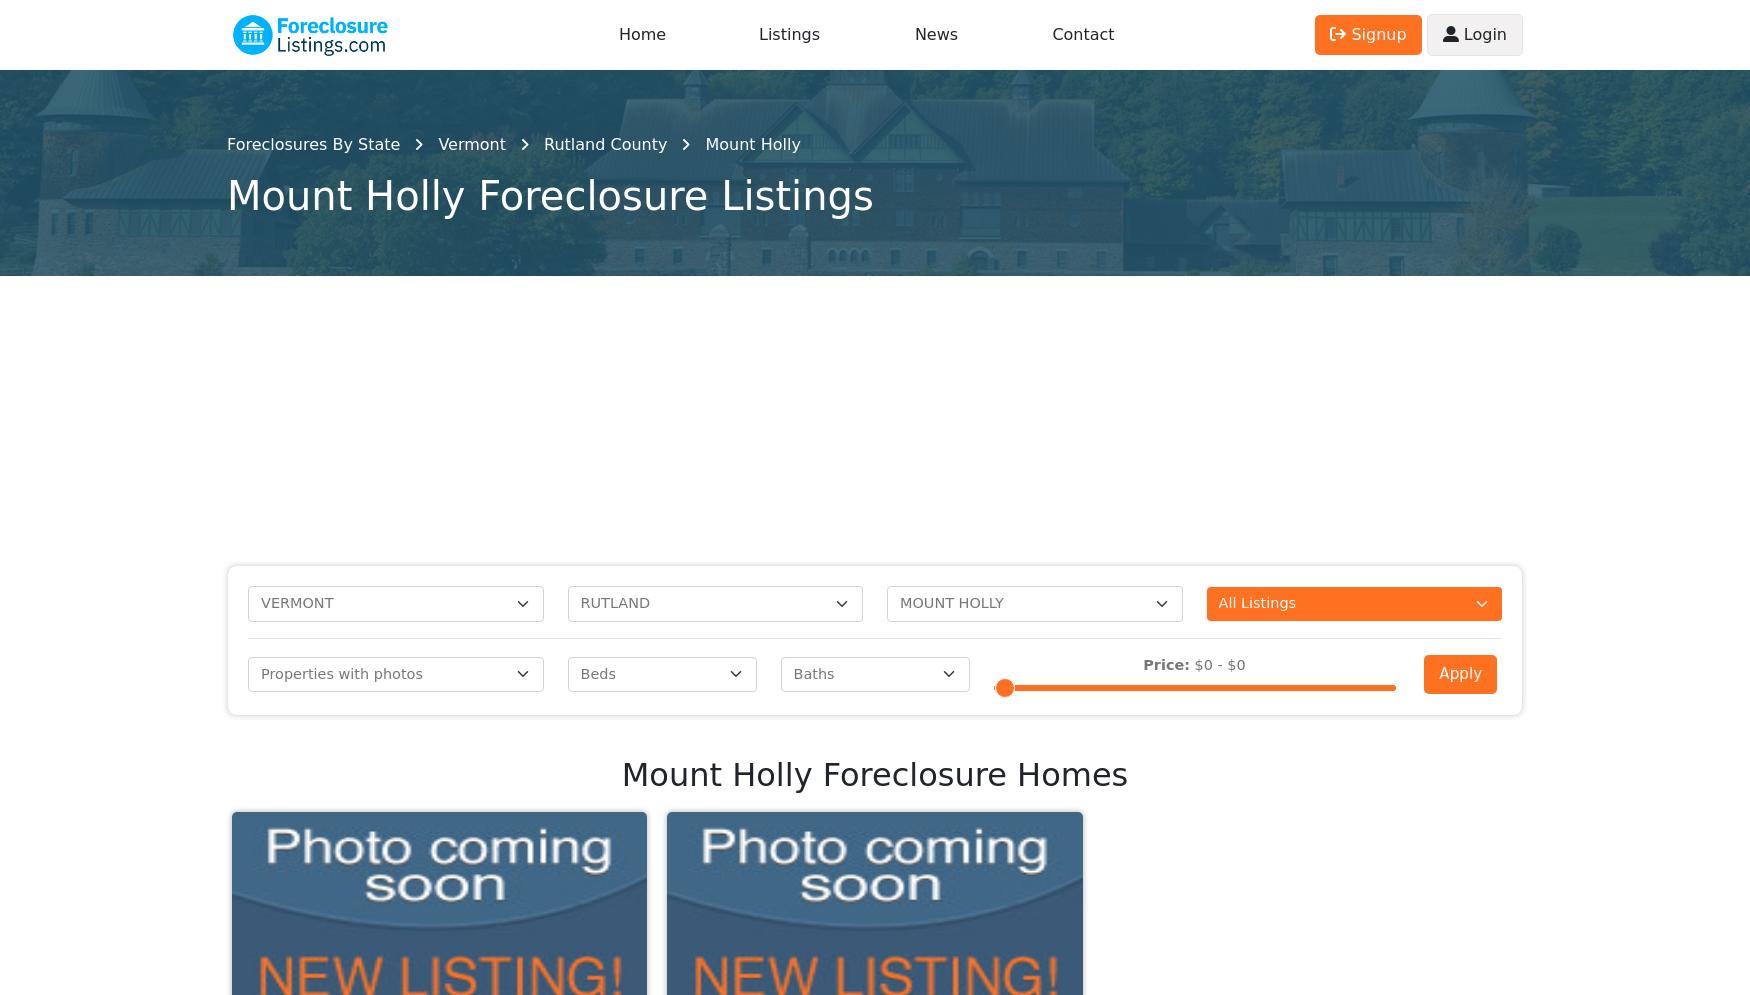 Image resolution: width=1750 pixels, height=995 pixels. Describe the element at coordinates (812, 860) in the screenshot. I see `'Mount Holly Vermont Real Estate foreclosure statistics:'` at that location.